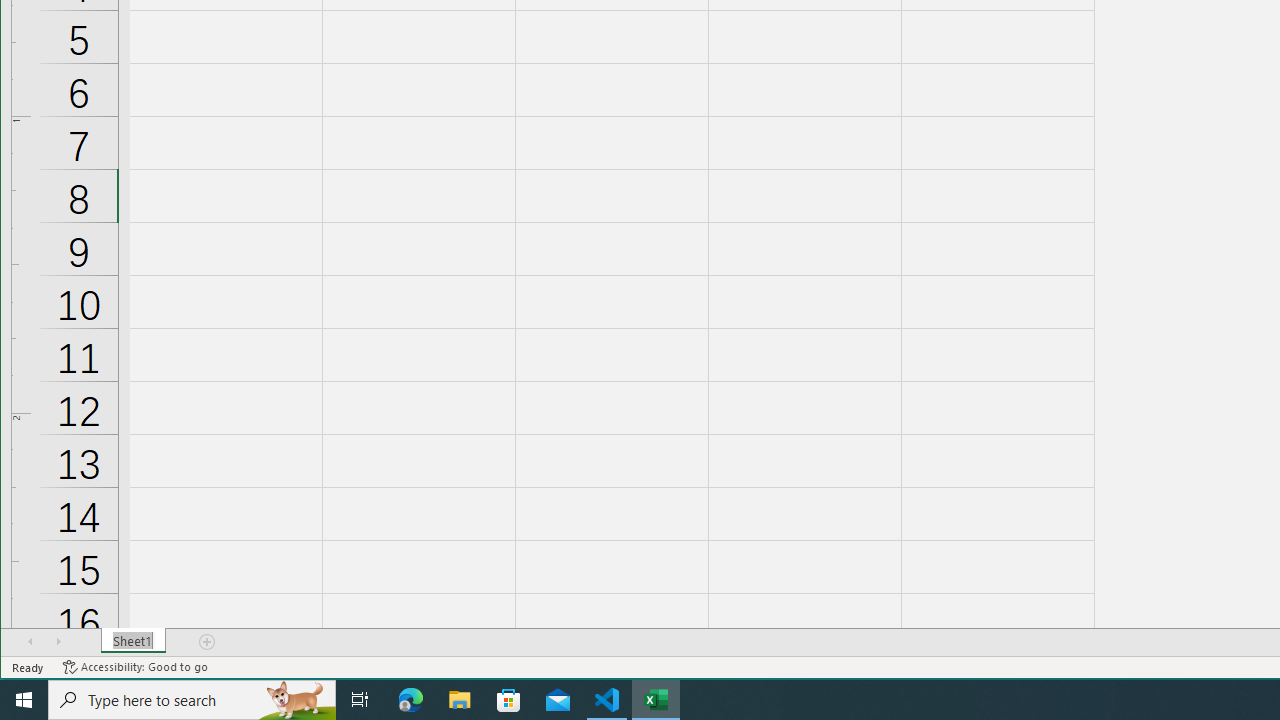  Describe the element at coordinates (459, 698) in the screenshot. I see `'File Explorer'` at that location.